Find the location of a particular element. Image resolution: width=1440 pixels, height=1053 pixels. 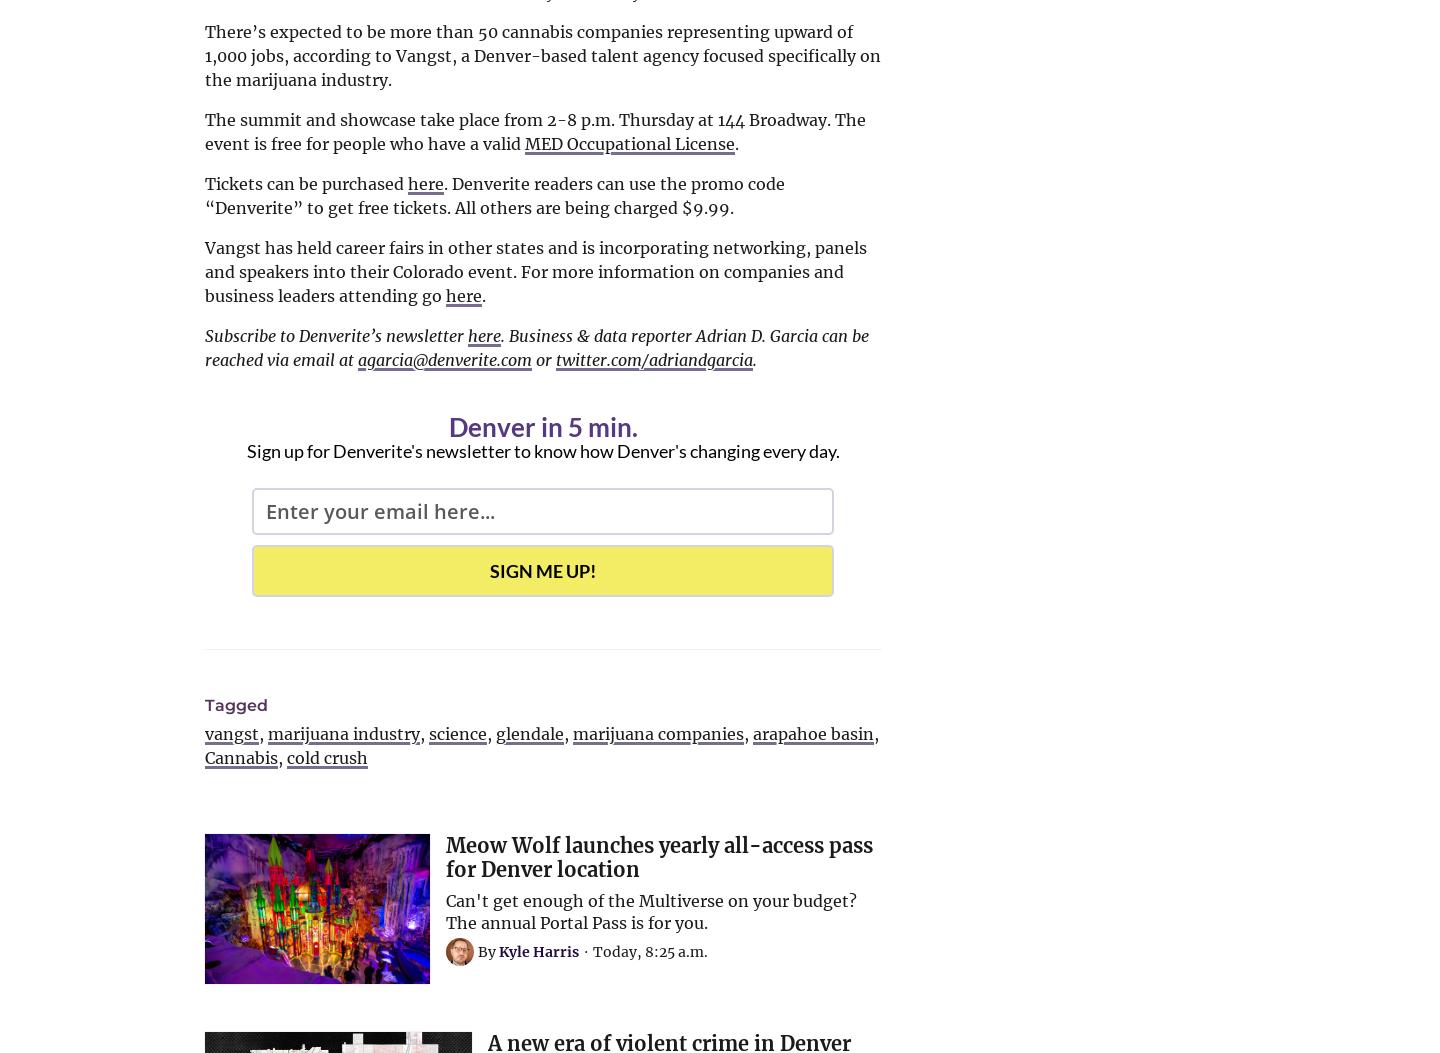

'Vangst has held career fairs in other states and is incorporating networking, panels and speakers into their Colorado event. For more information on companies and business leaders attending go' is located at coordinates (534, 270).